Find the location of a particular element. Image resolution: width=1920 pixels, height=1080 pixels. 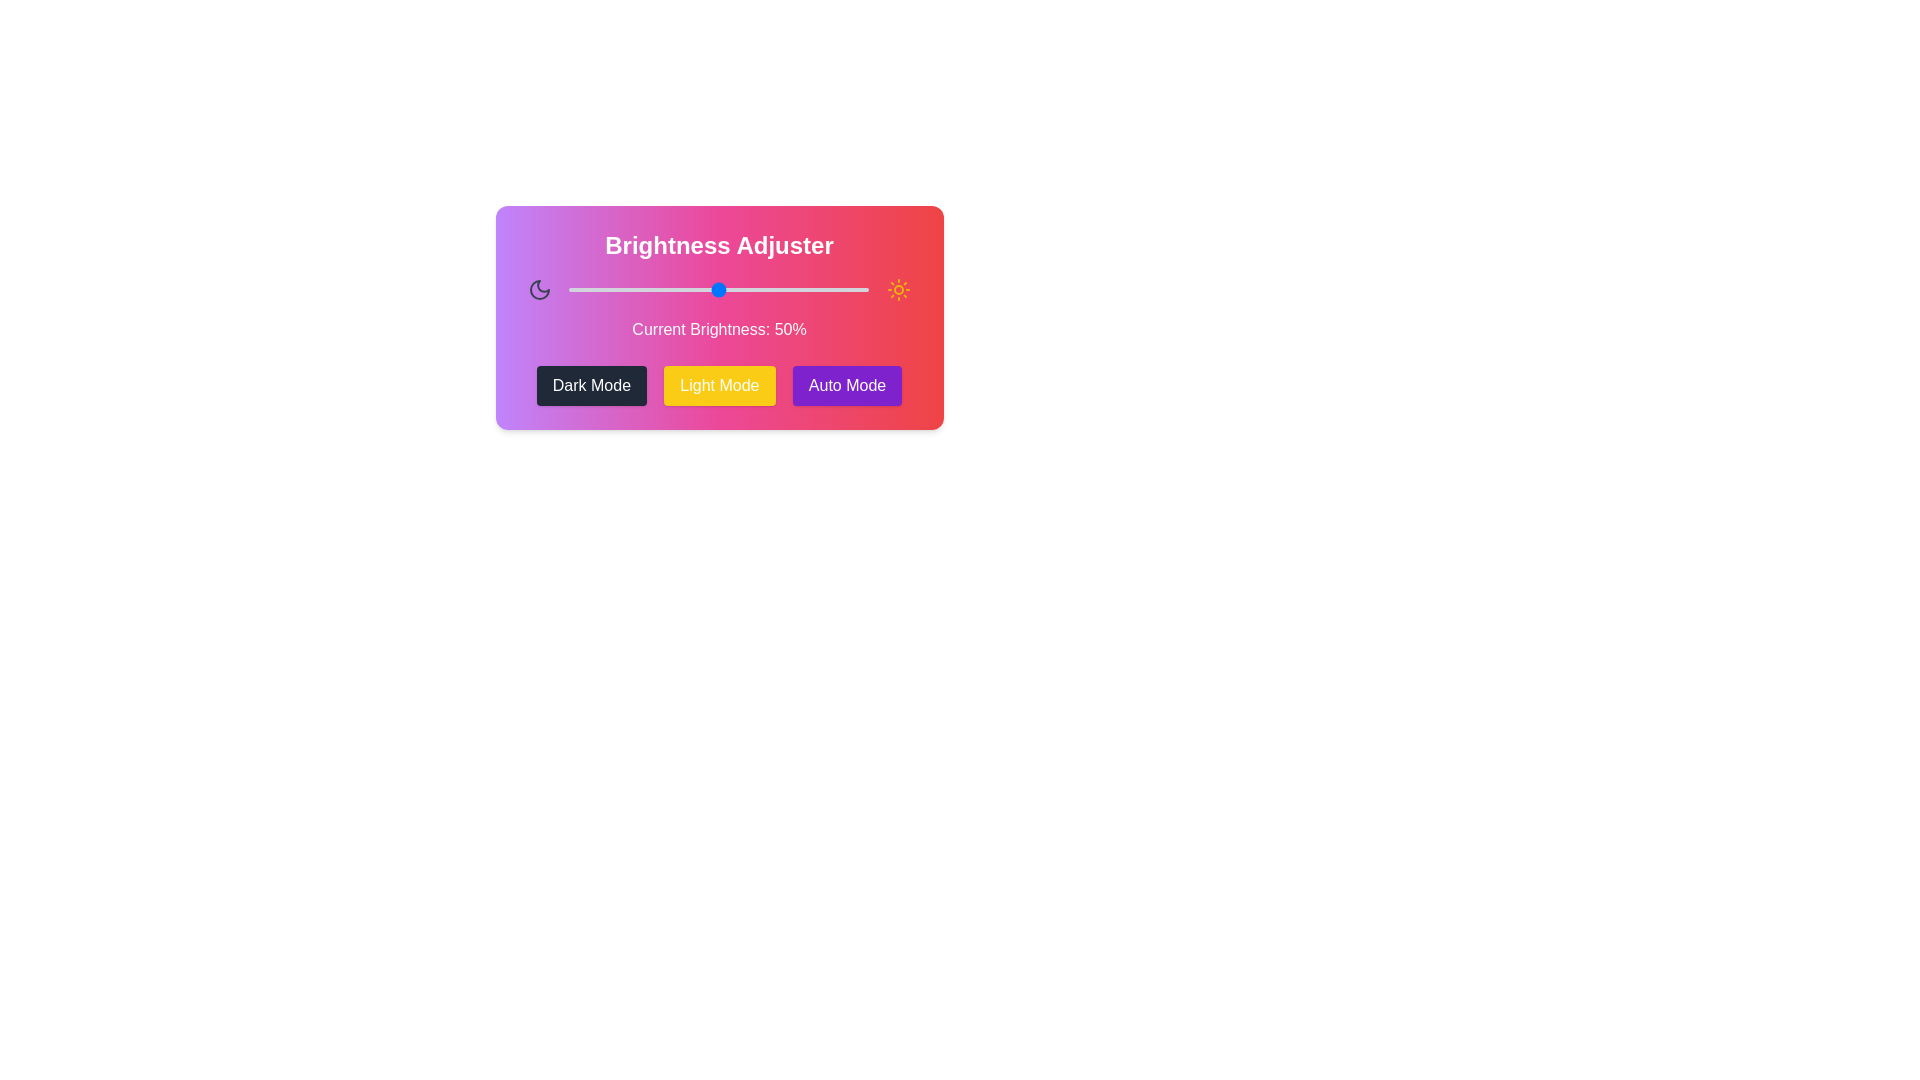

the brightness slider to 99% is located at coordinates (865, 289).